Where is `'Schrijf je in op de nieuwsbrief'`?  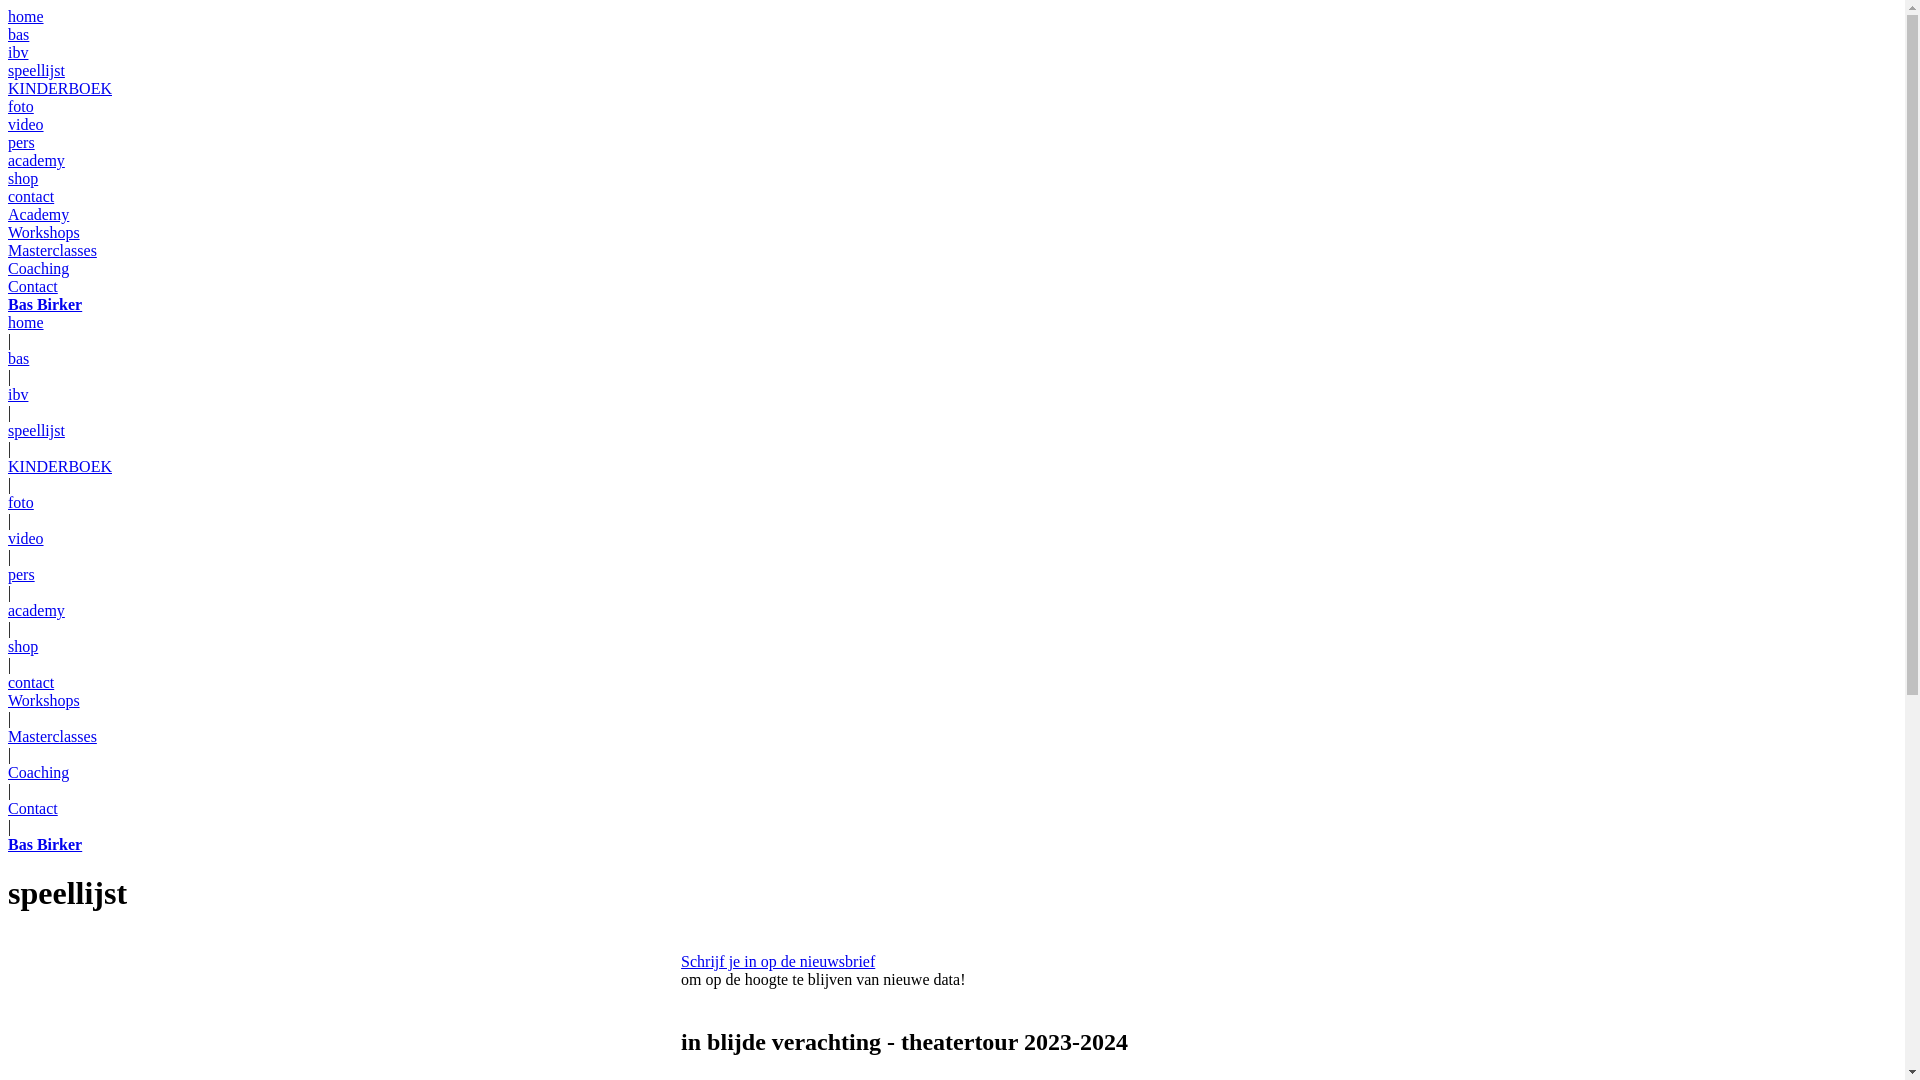
'Schrijf je in op de nieuwsbrief' is located at coordinates (776, 960).